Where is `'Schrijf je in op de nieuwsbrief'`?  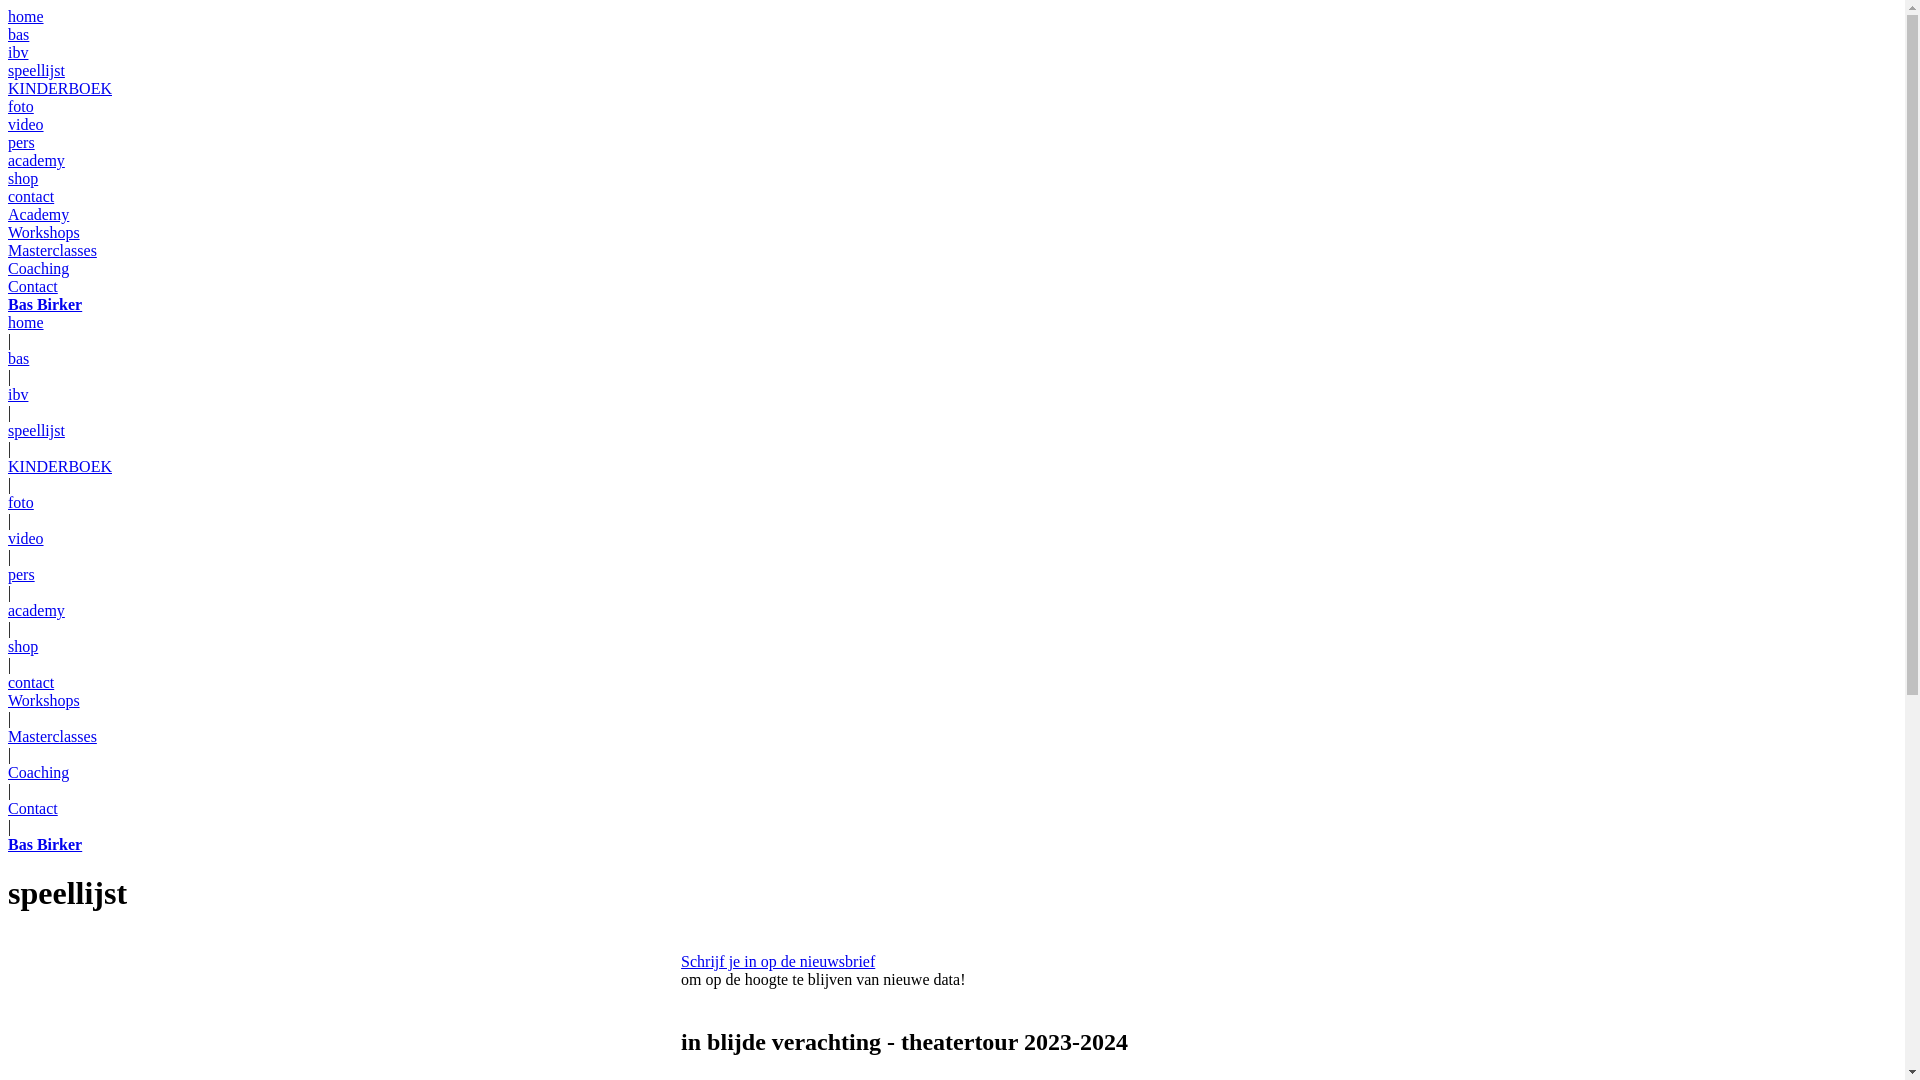
'Schrijf je in op de nieuwsbrief' is located at coordinates (776, 960).